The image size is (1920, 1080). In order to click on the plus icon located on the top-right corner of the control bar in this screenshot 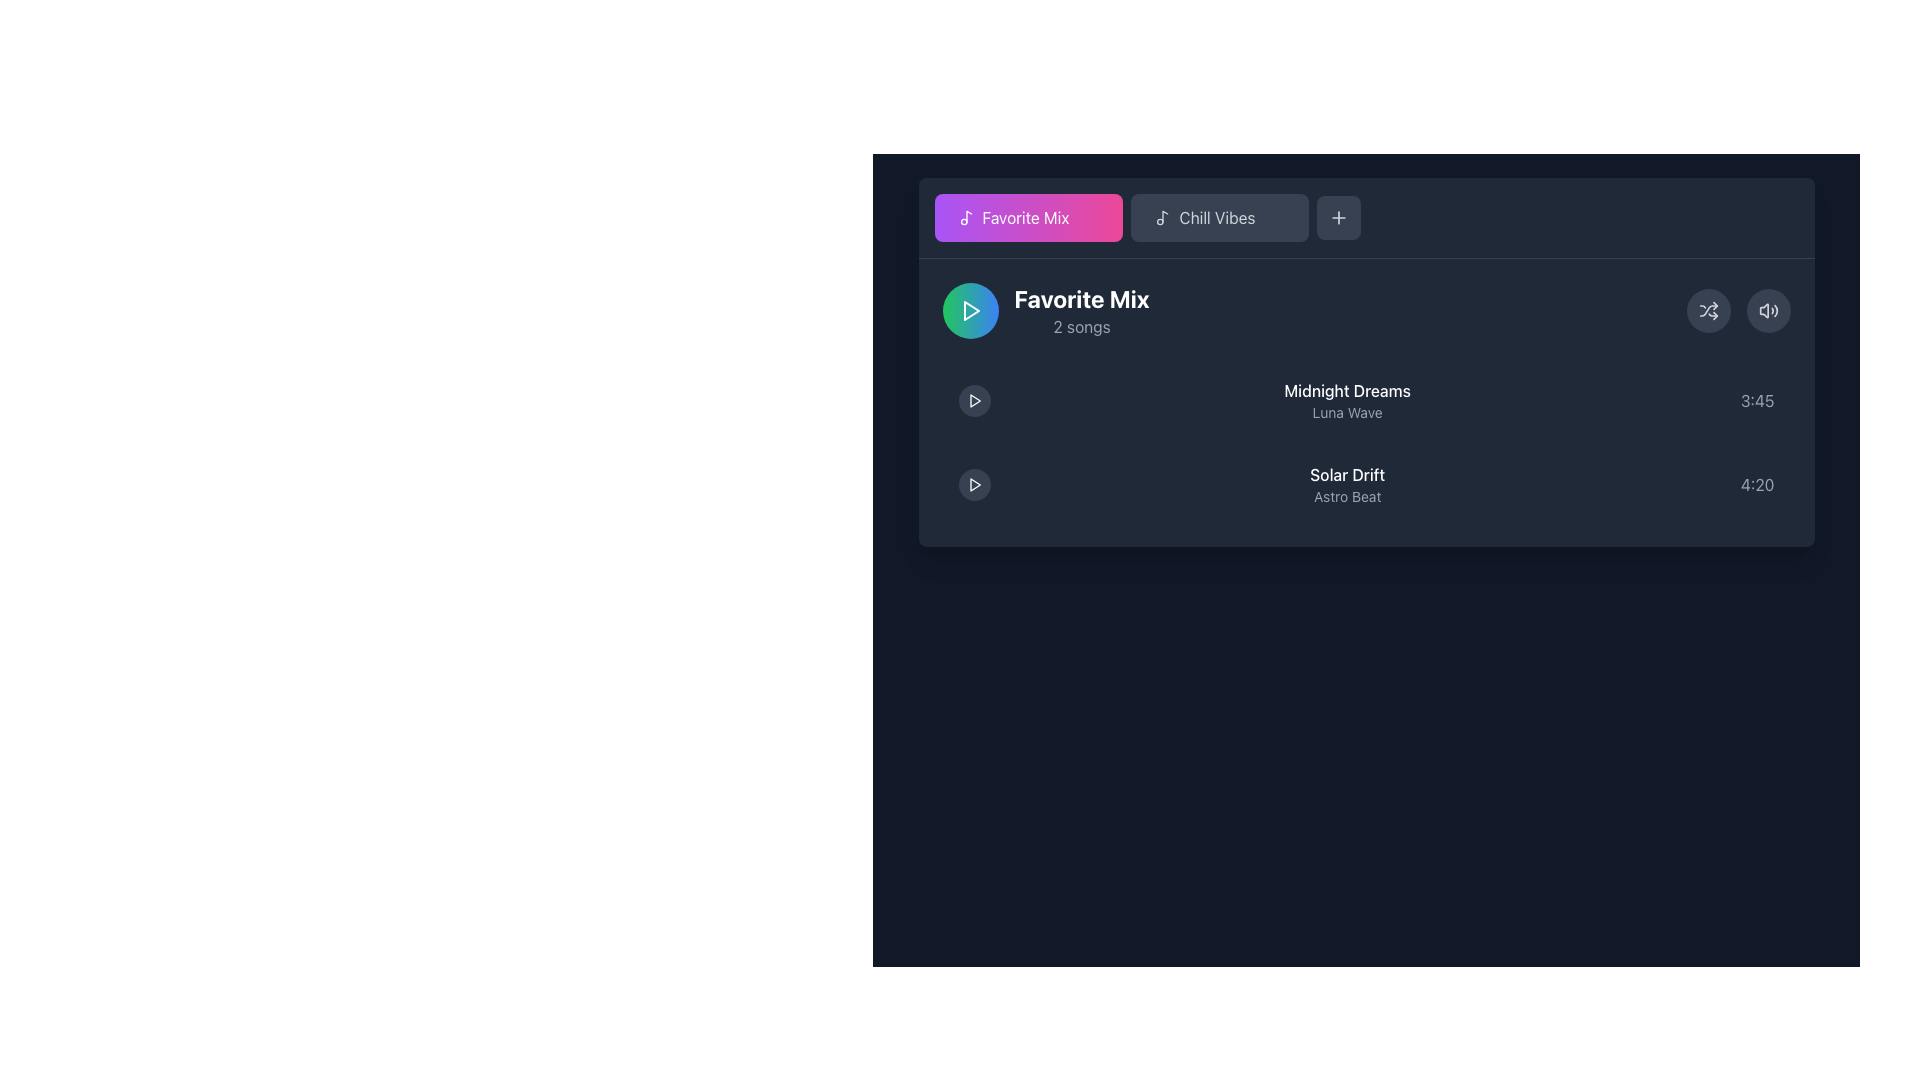, I will do `click(1339, 218)`.